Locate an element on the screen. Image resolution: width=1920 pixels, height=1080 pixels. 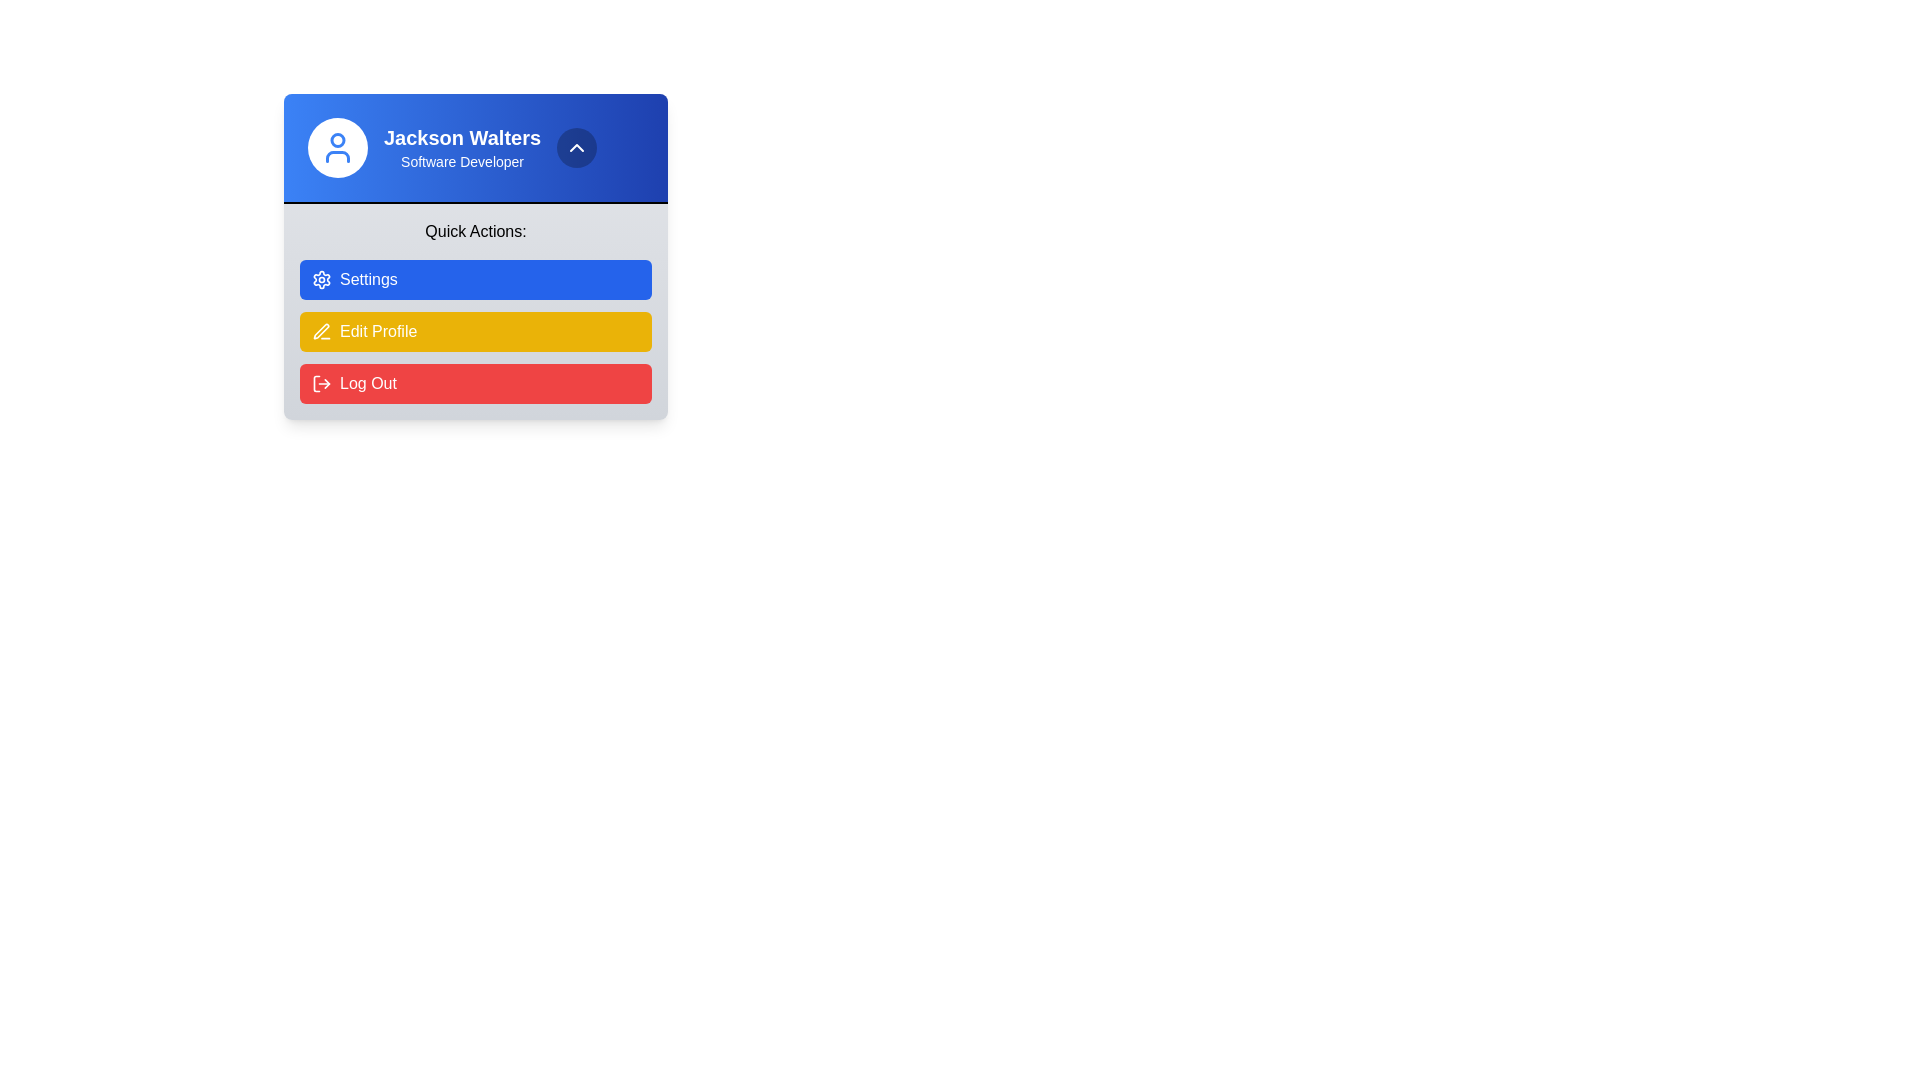
the log out button located at the bottom of the 'Quick Actions' section, which is the last button in the group, to log out of the user session is located at coordinates (474, 384).